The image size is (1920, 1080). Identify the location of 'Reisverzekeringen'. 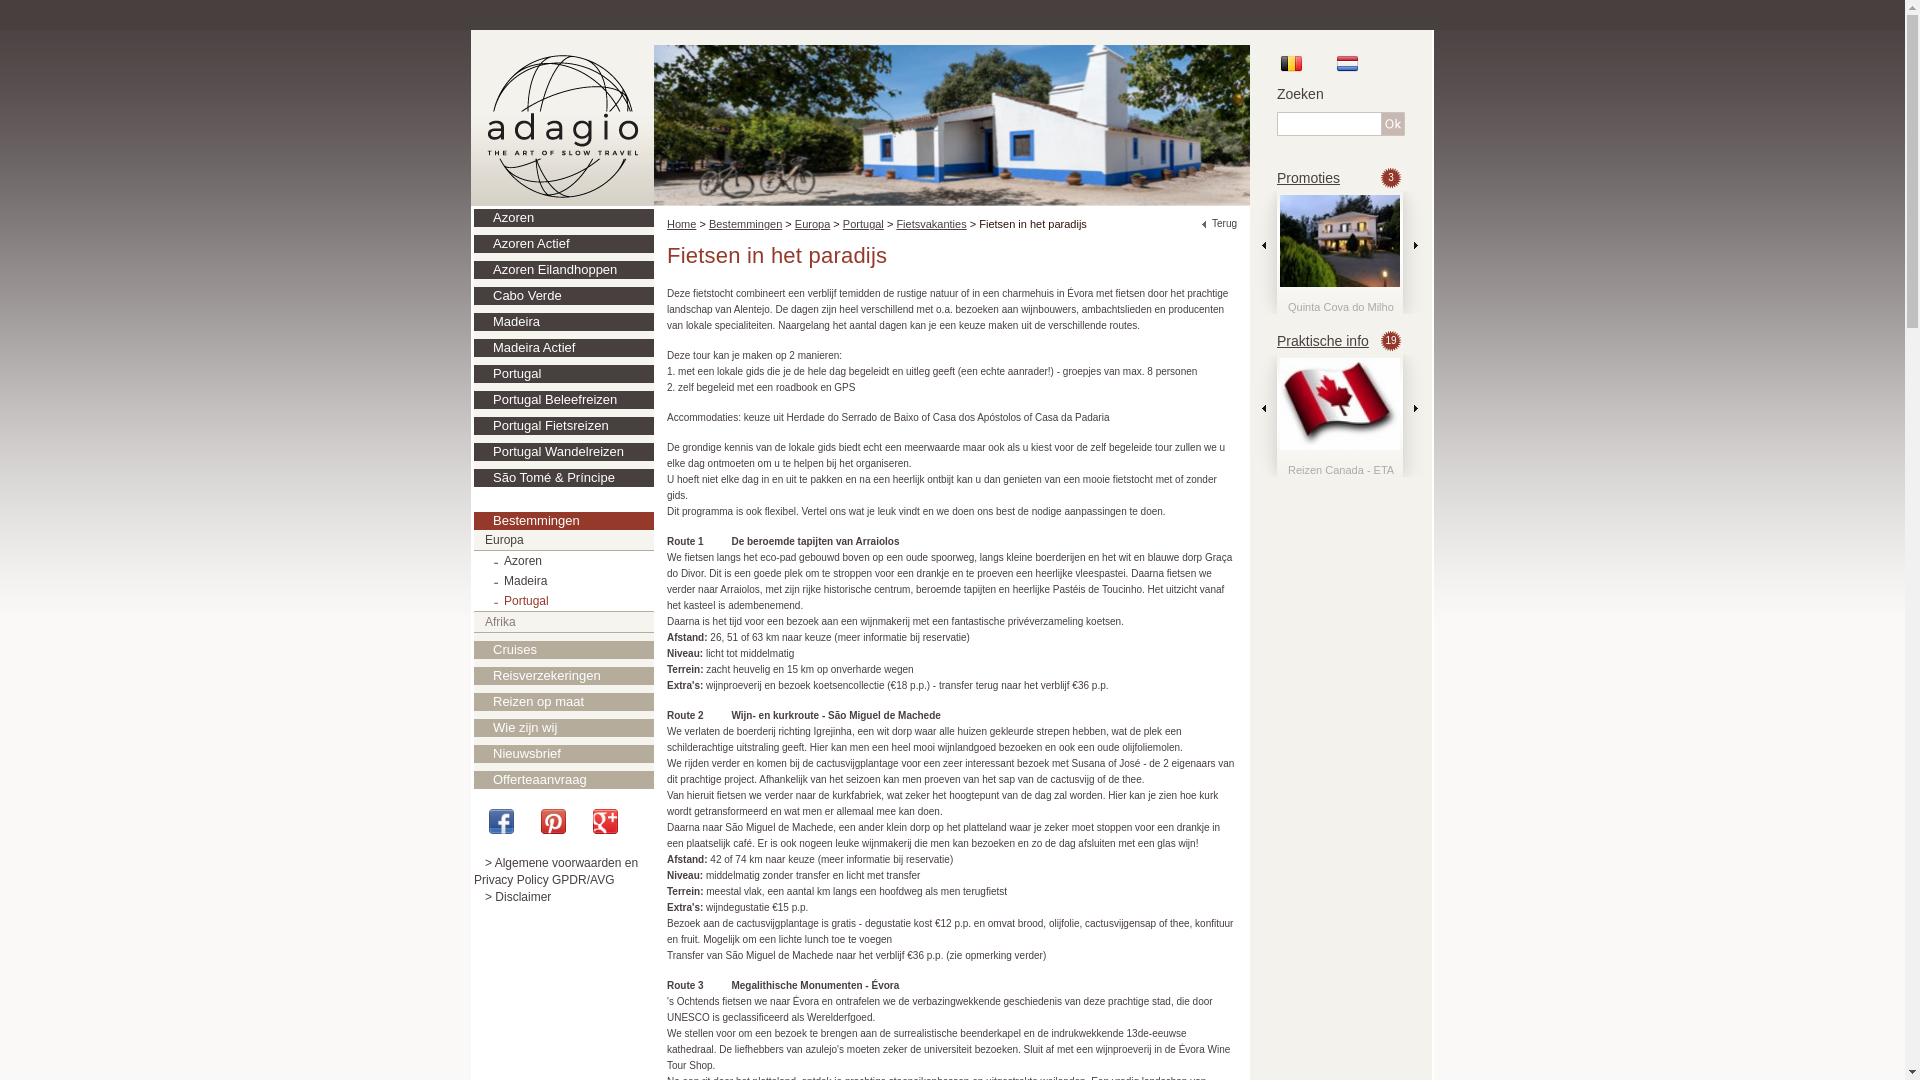
(563, 675).